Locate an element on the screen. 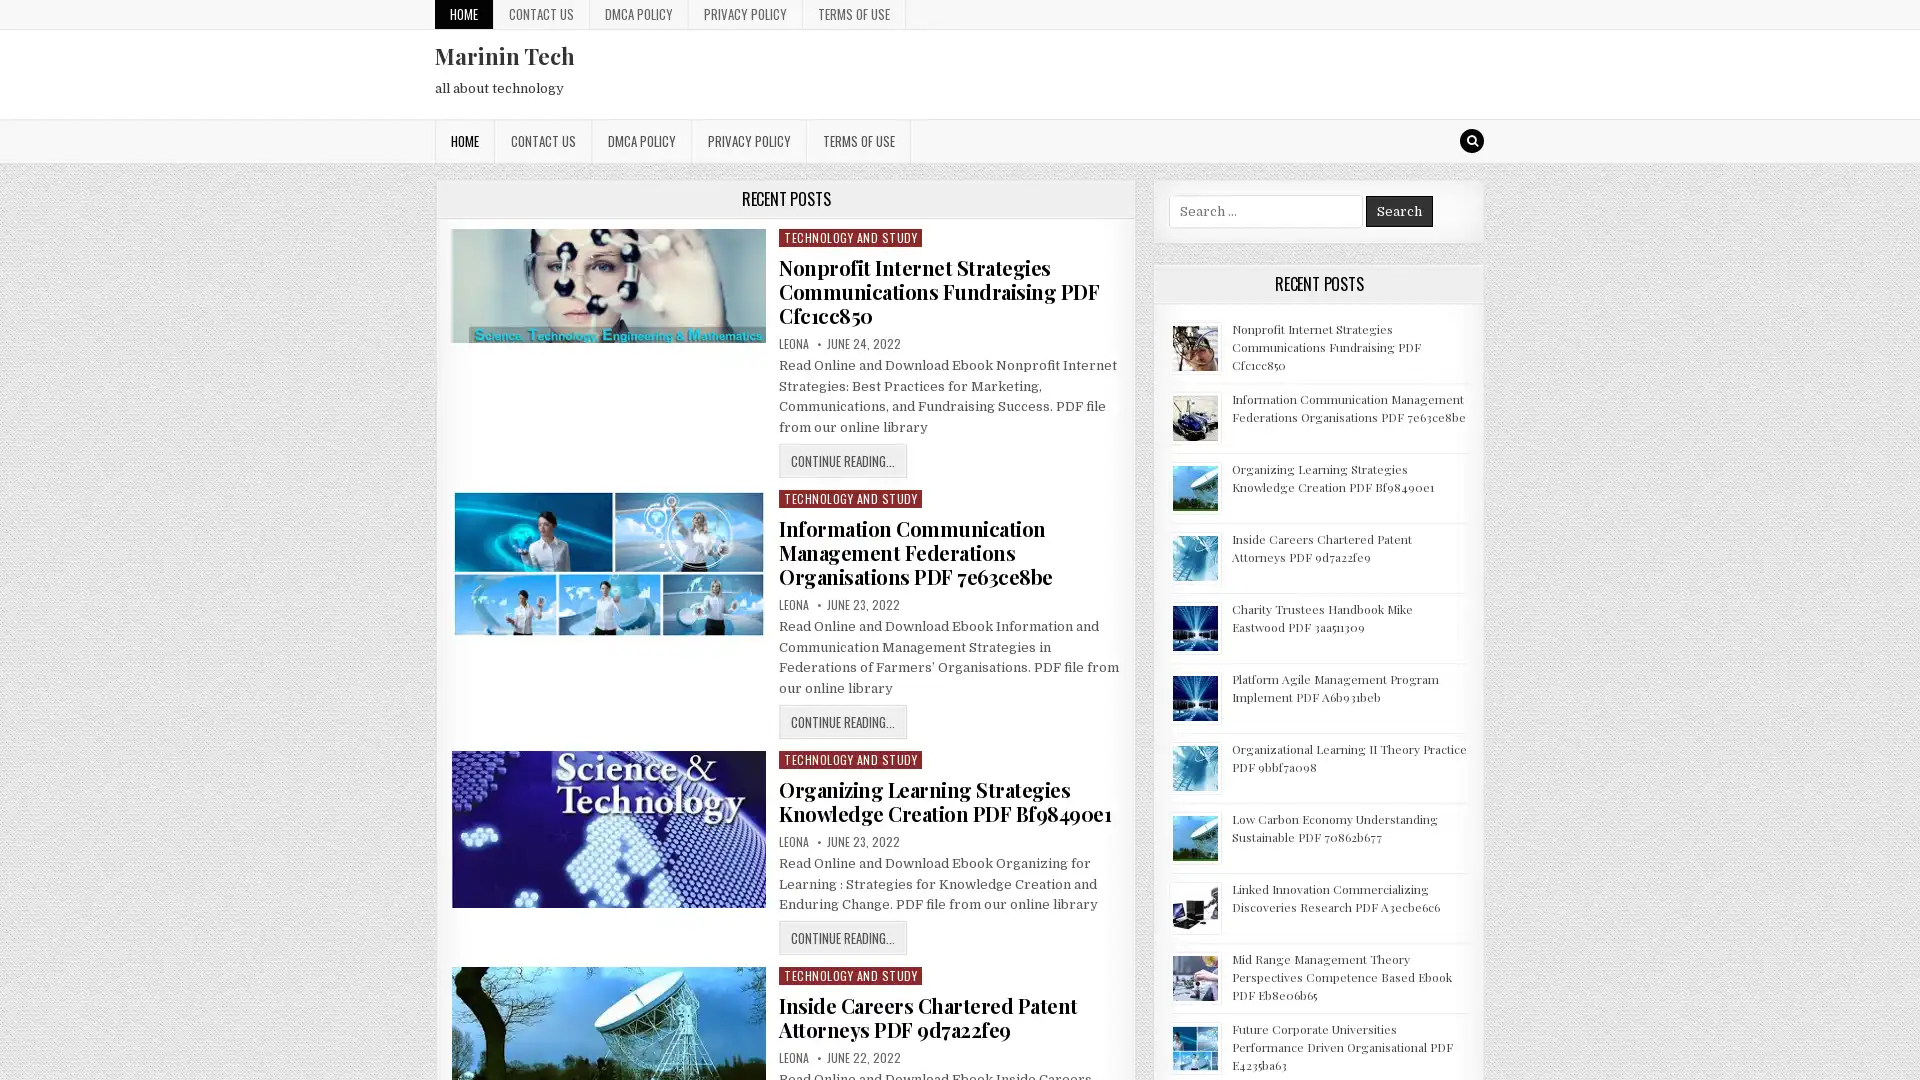 This screenshot has width=1920, height=1080. Search is located at coordinates (1398, 211).